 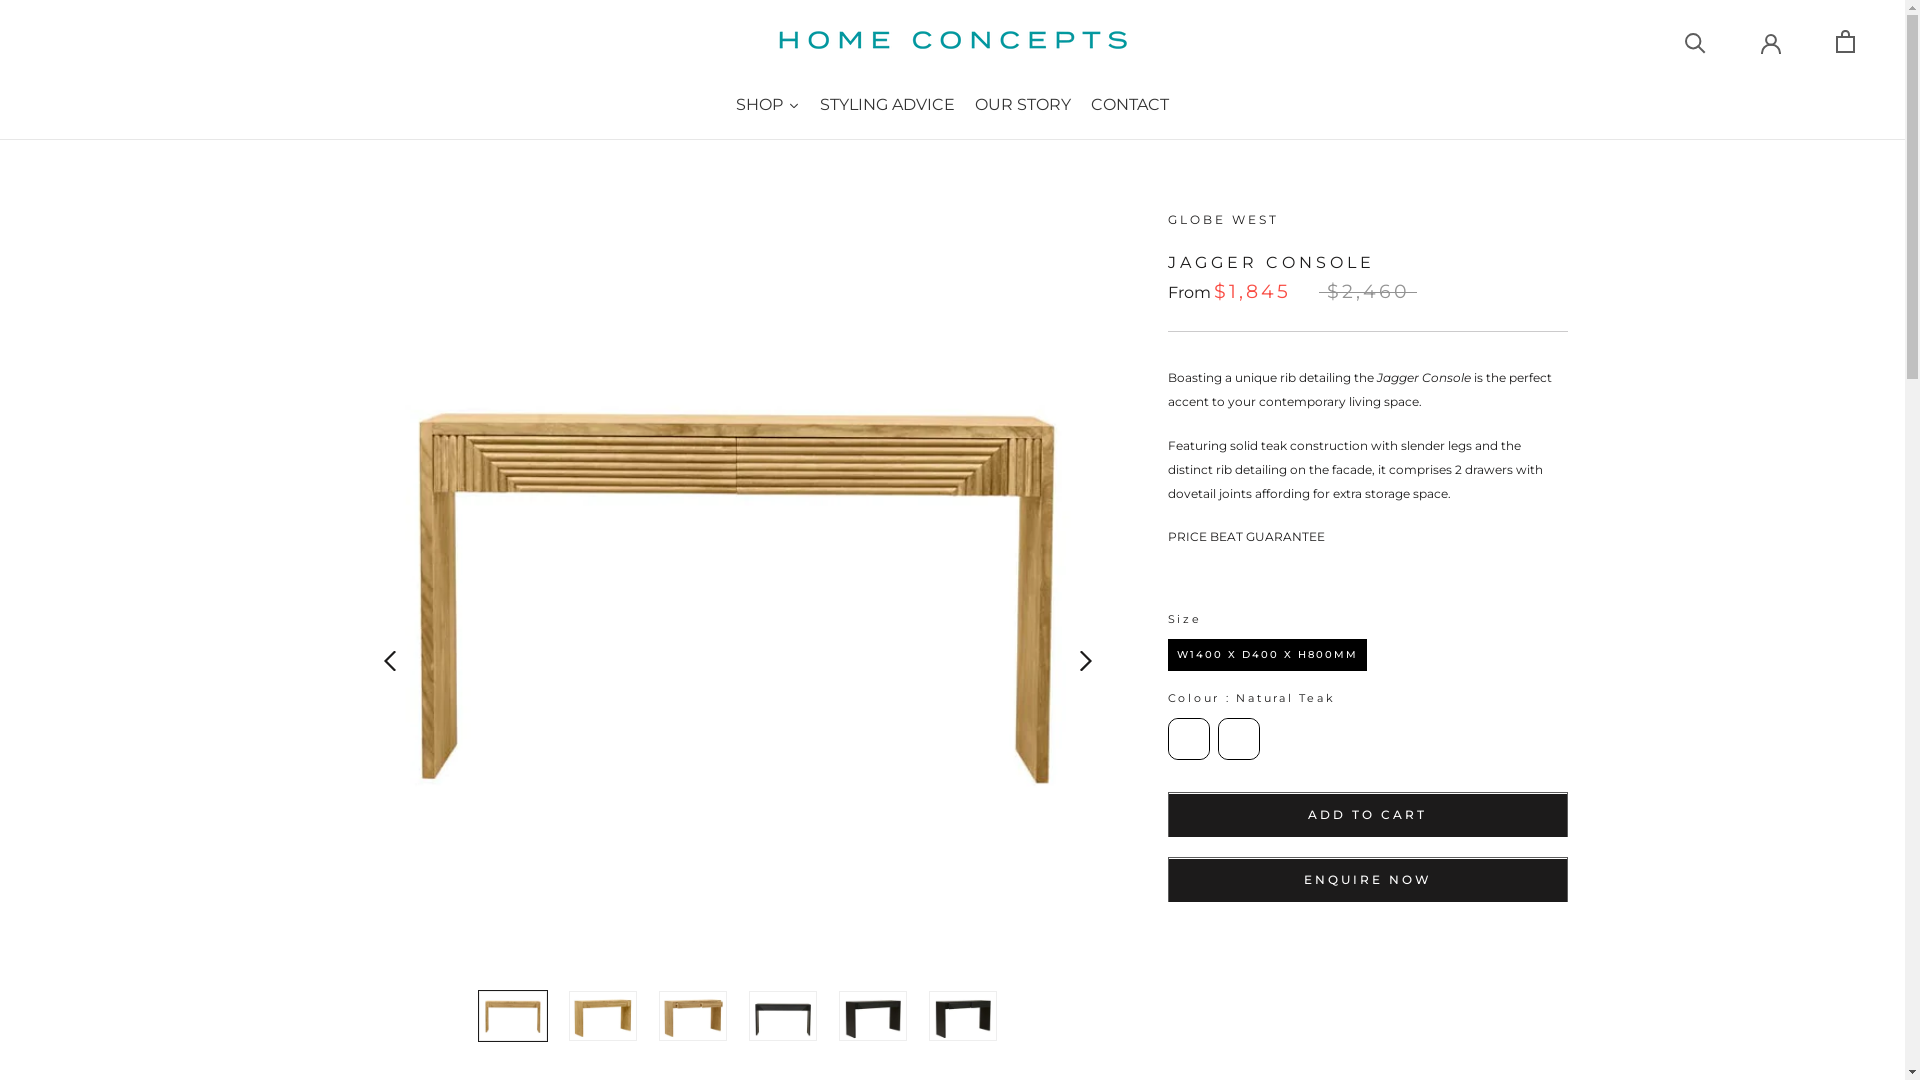 I want to click on 'STYLING ADVICE', so click(x=886, y=104).